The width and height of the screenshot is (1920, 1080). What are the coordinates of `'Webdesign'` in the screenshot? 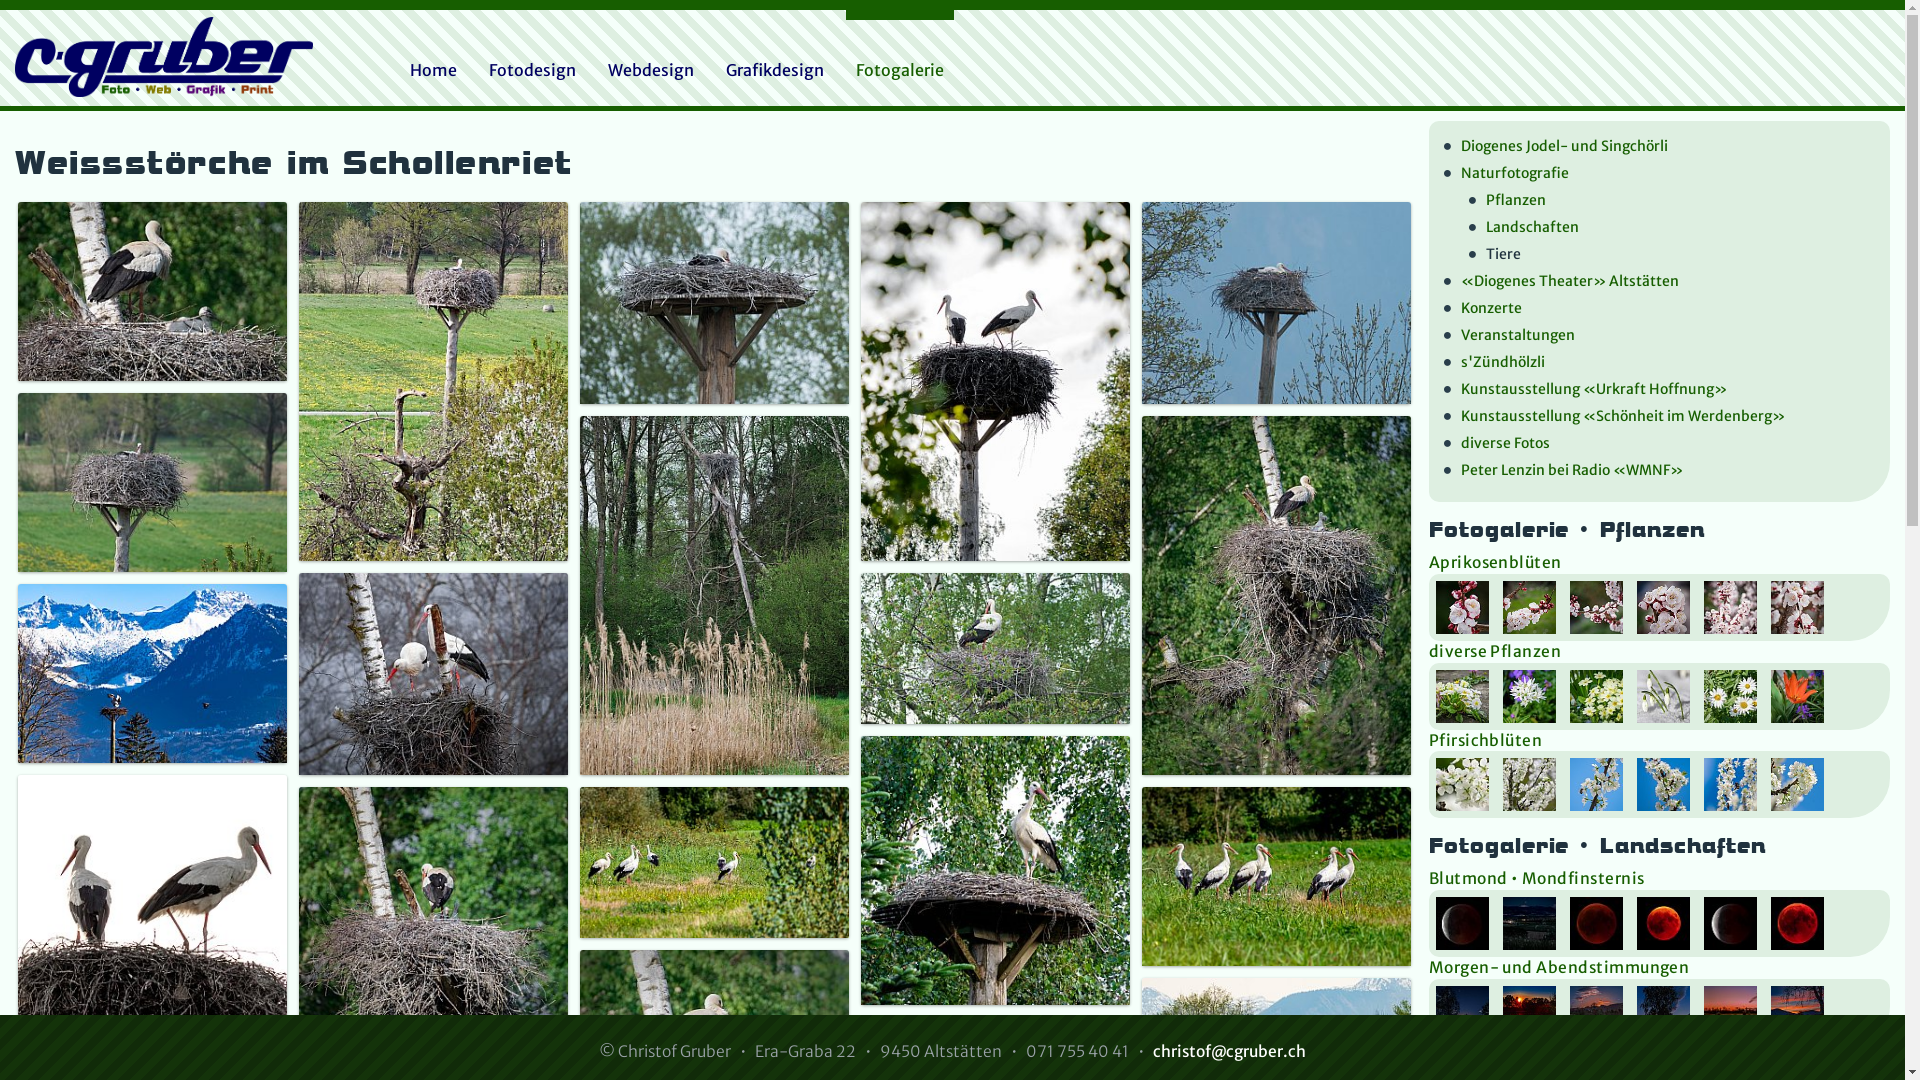 It's located at (597, 69).